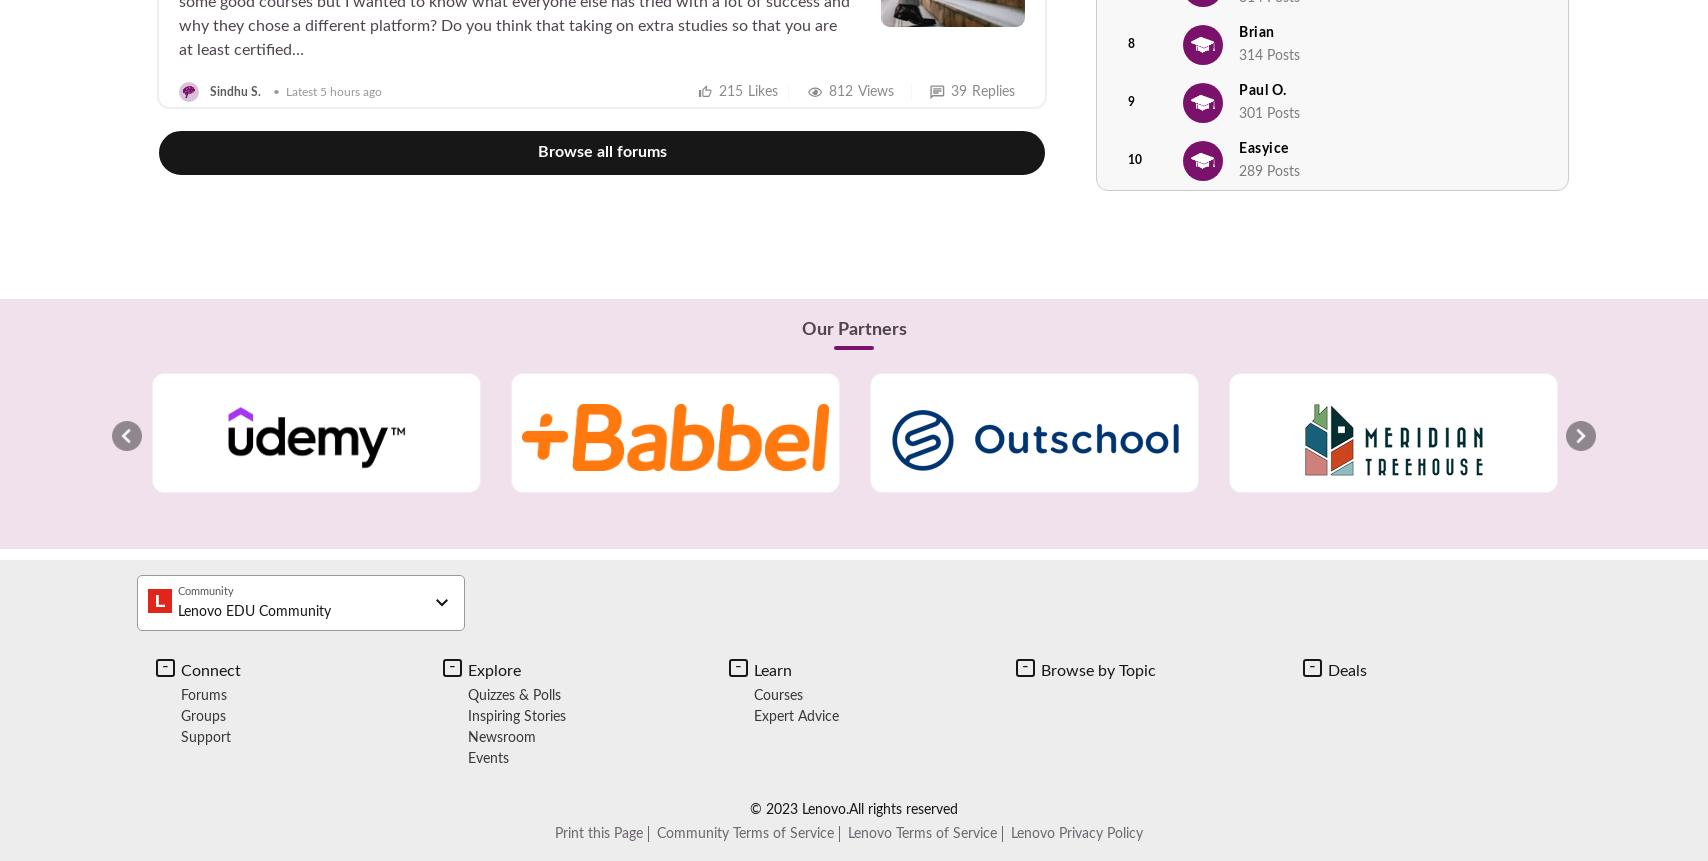  I want to click on '301 Posts', so click(1269, 111).